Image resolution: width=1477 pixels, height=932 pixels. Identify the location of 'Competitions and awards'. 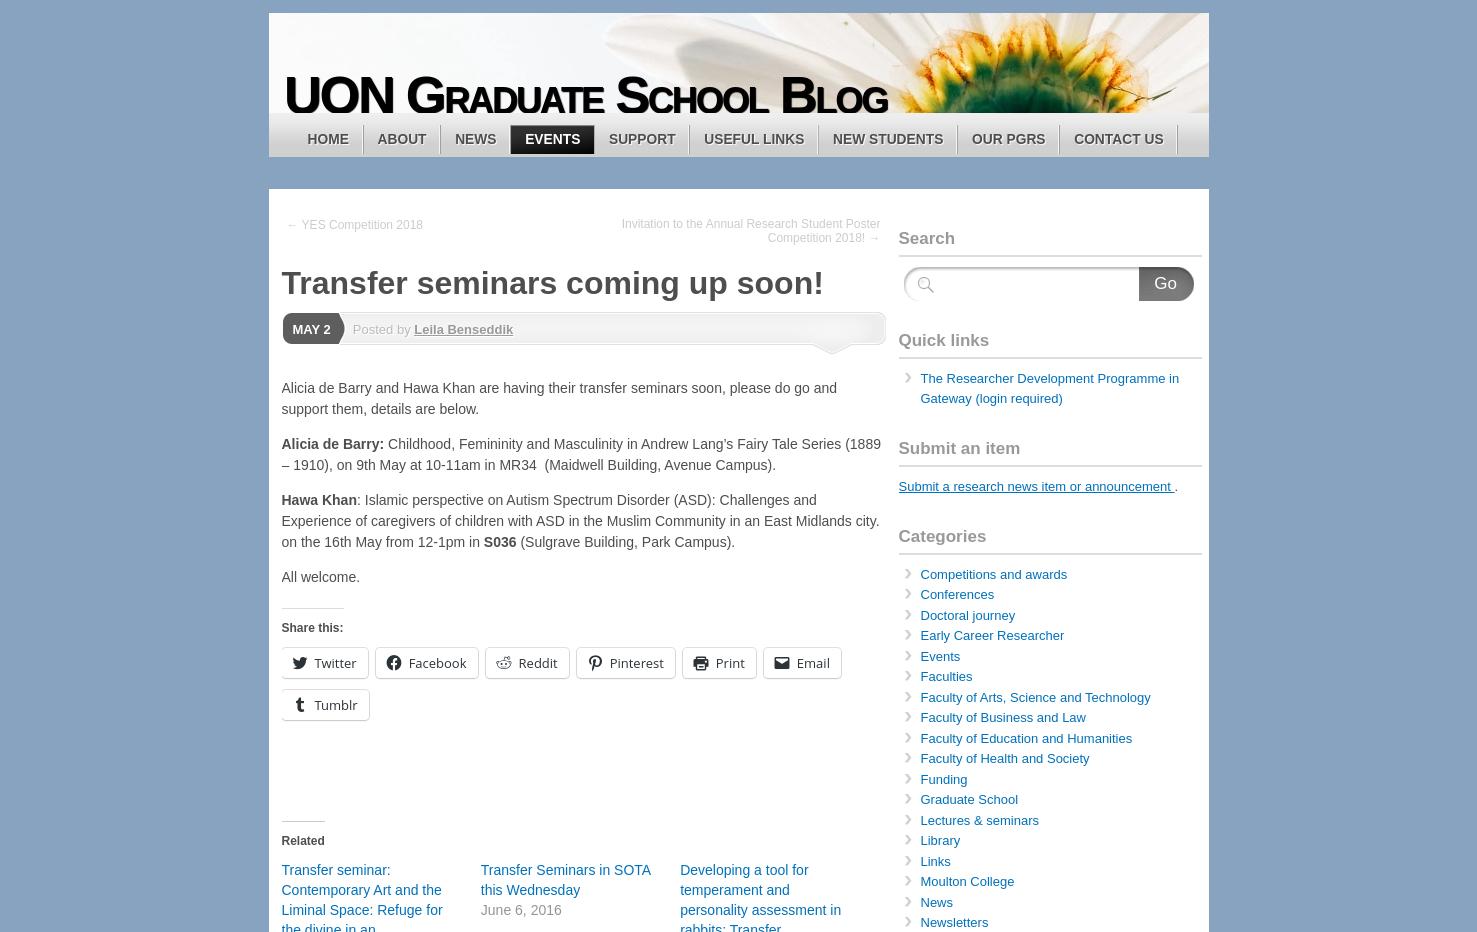
(992, 573).